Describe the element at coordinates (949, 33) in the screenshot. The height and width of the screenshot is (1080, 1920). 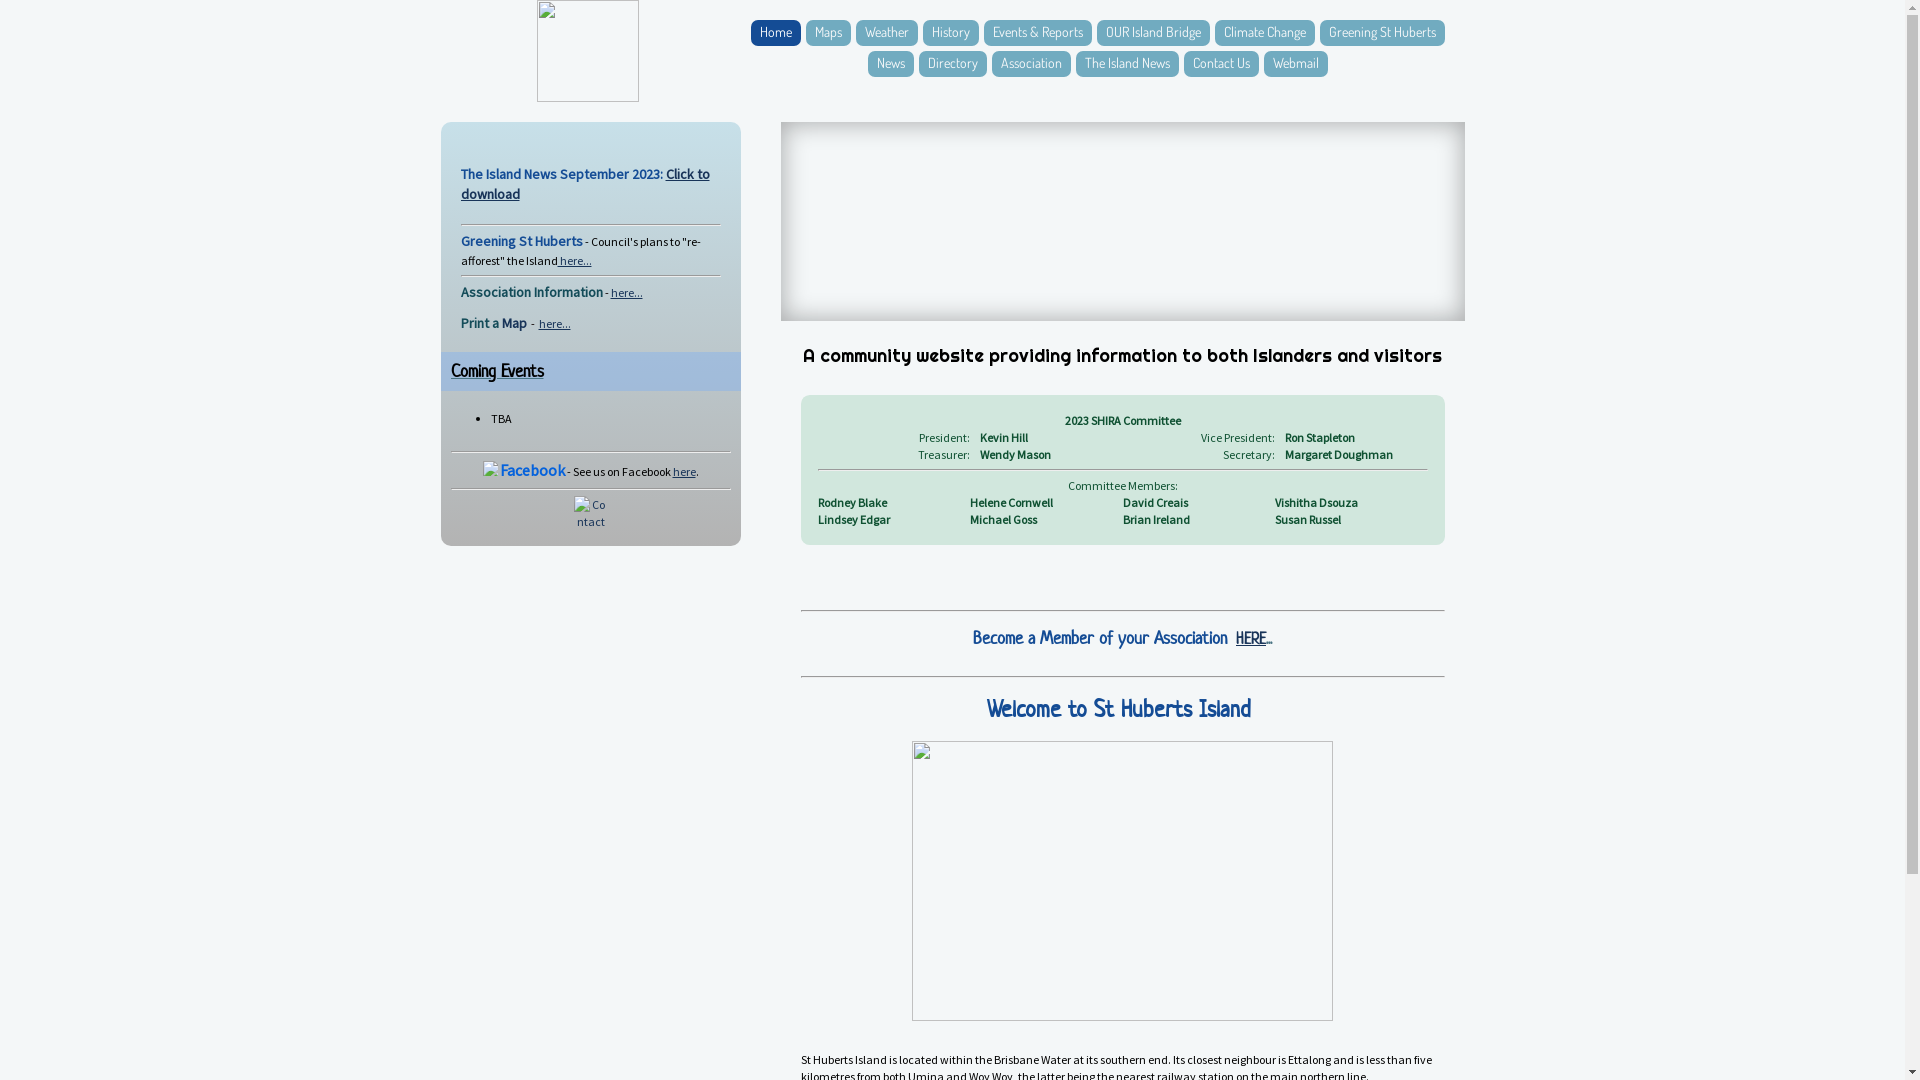
I see `'History'` at that location.